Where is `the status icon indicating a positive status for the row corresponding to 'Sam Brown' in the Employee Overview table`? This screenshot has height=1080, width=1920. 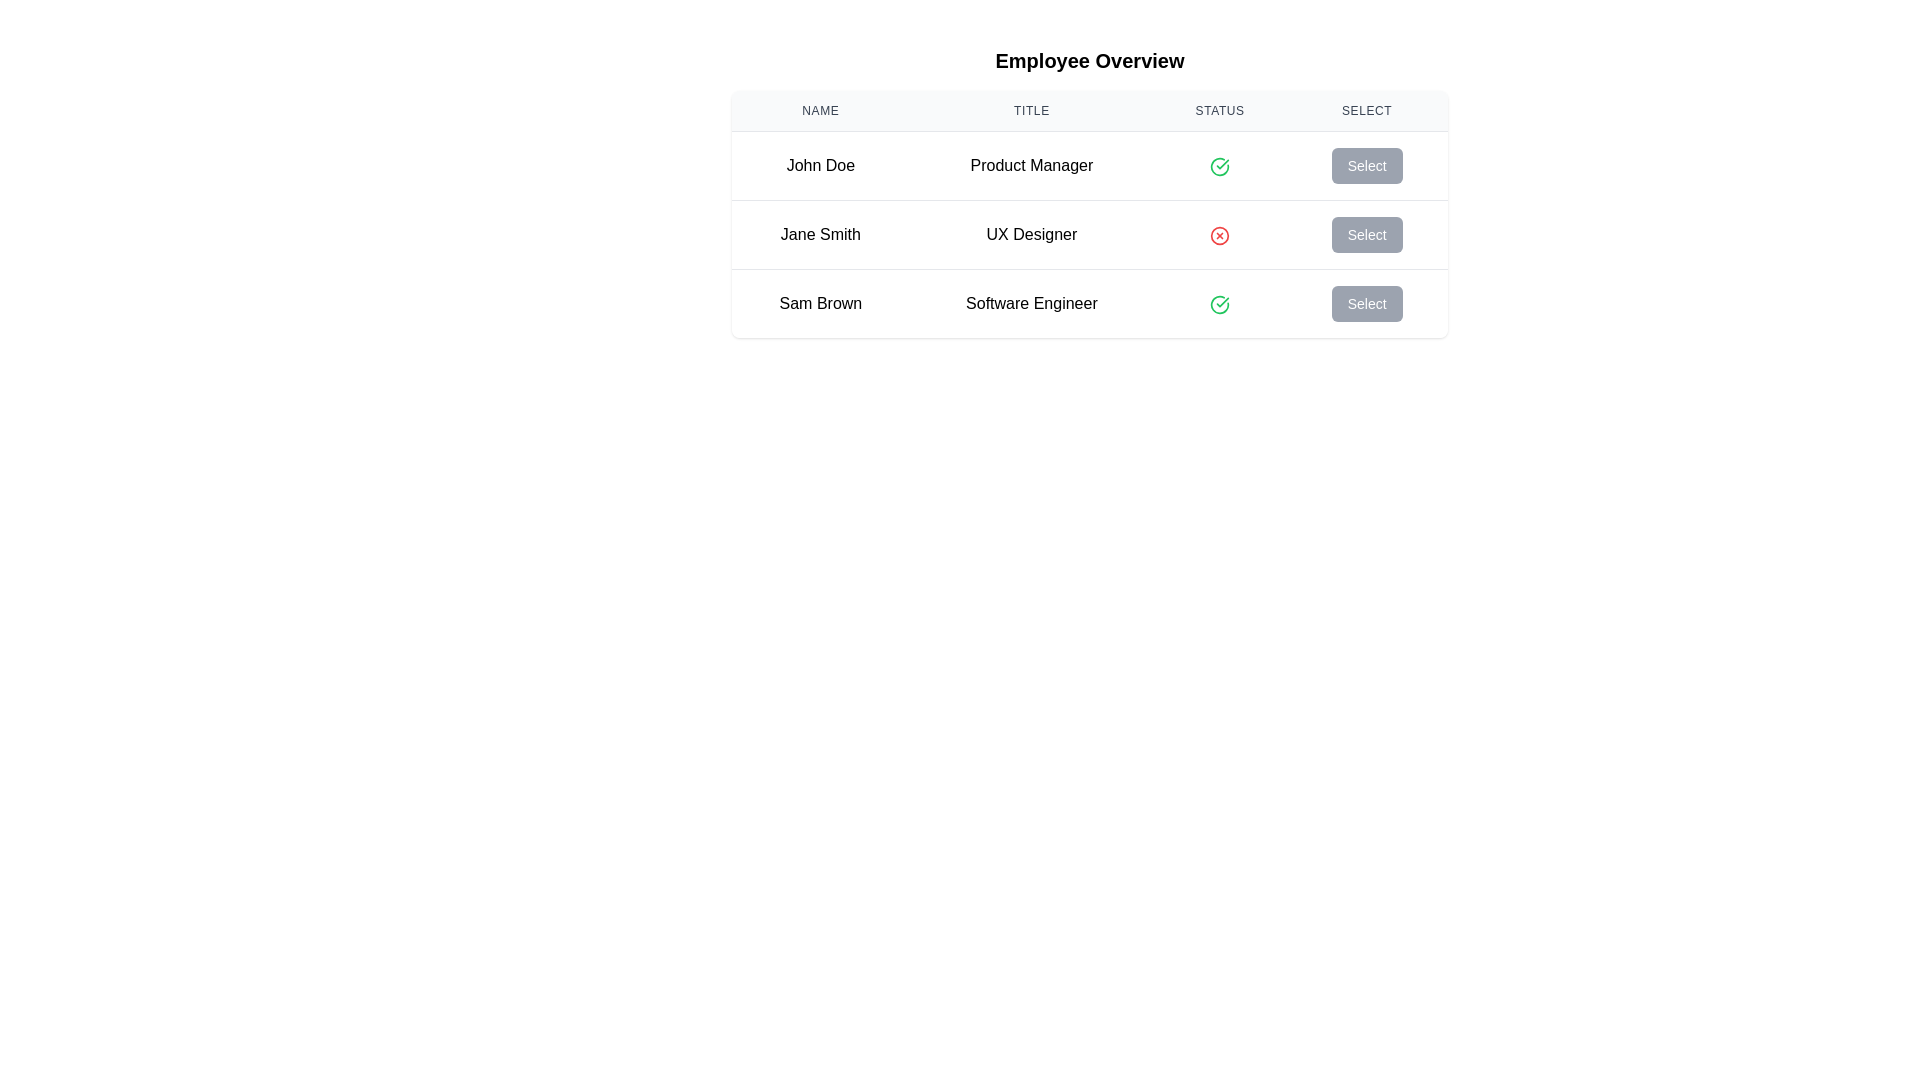 the status icon indicating a positive status for the row corresponding to 'Sam Brown' in the Employee Overview table is located at coordinates (1219, 304).